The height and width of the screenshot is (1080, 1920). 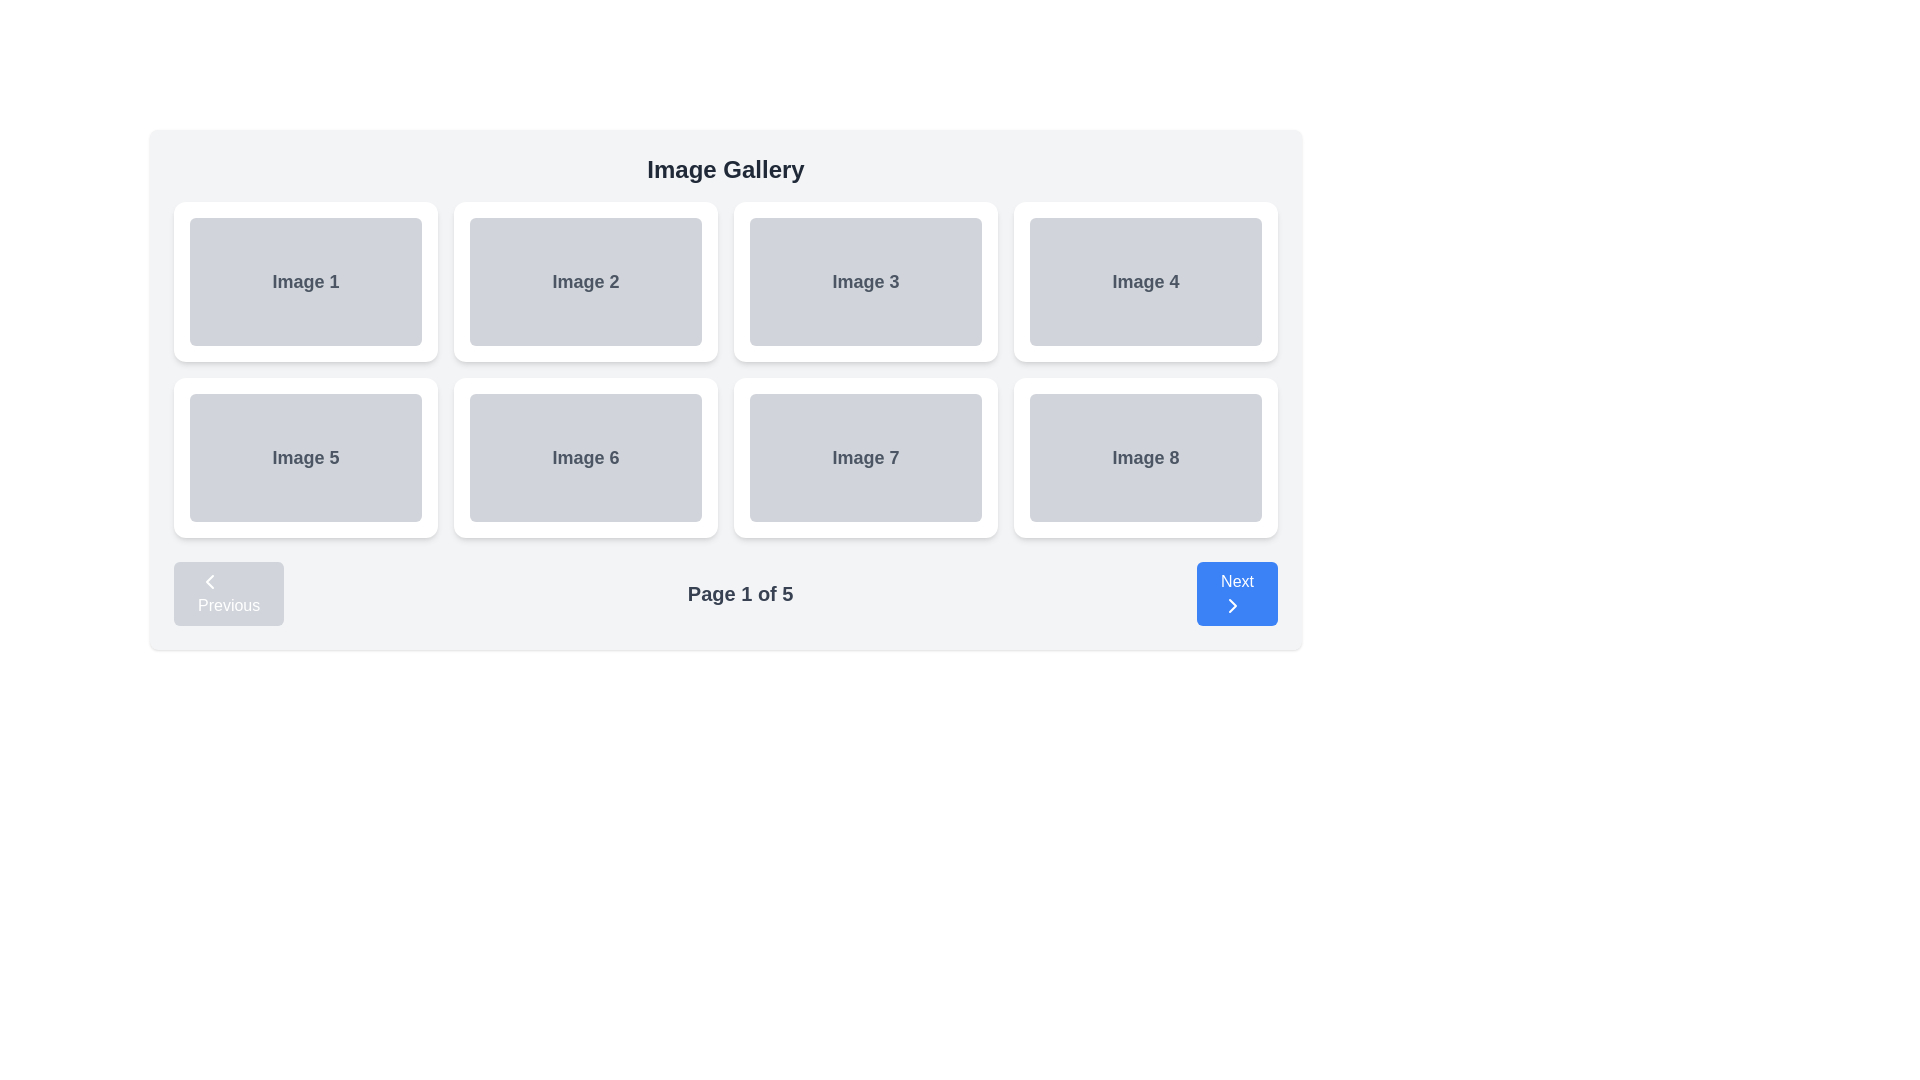 I want to click on the Text label displaying 'Image 2' which is styled in gray color and bold font, located in the second rectangular block of the grid-like image gallery layout, so click(x=584, y=281).